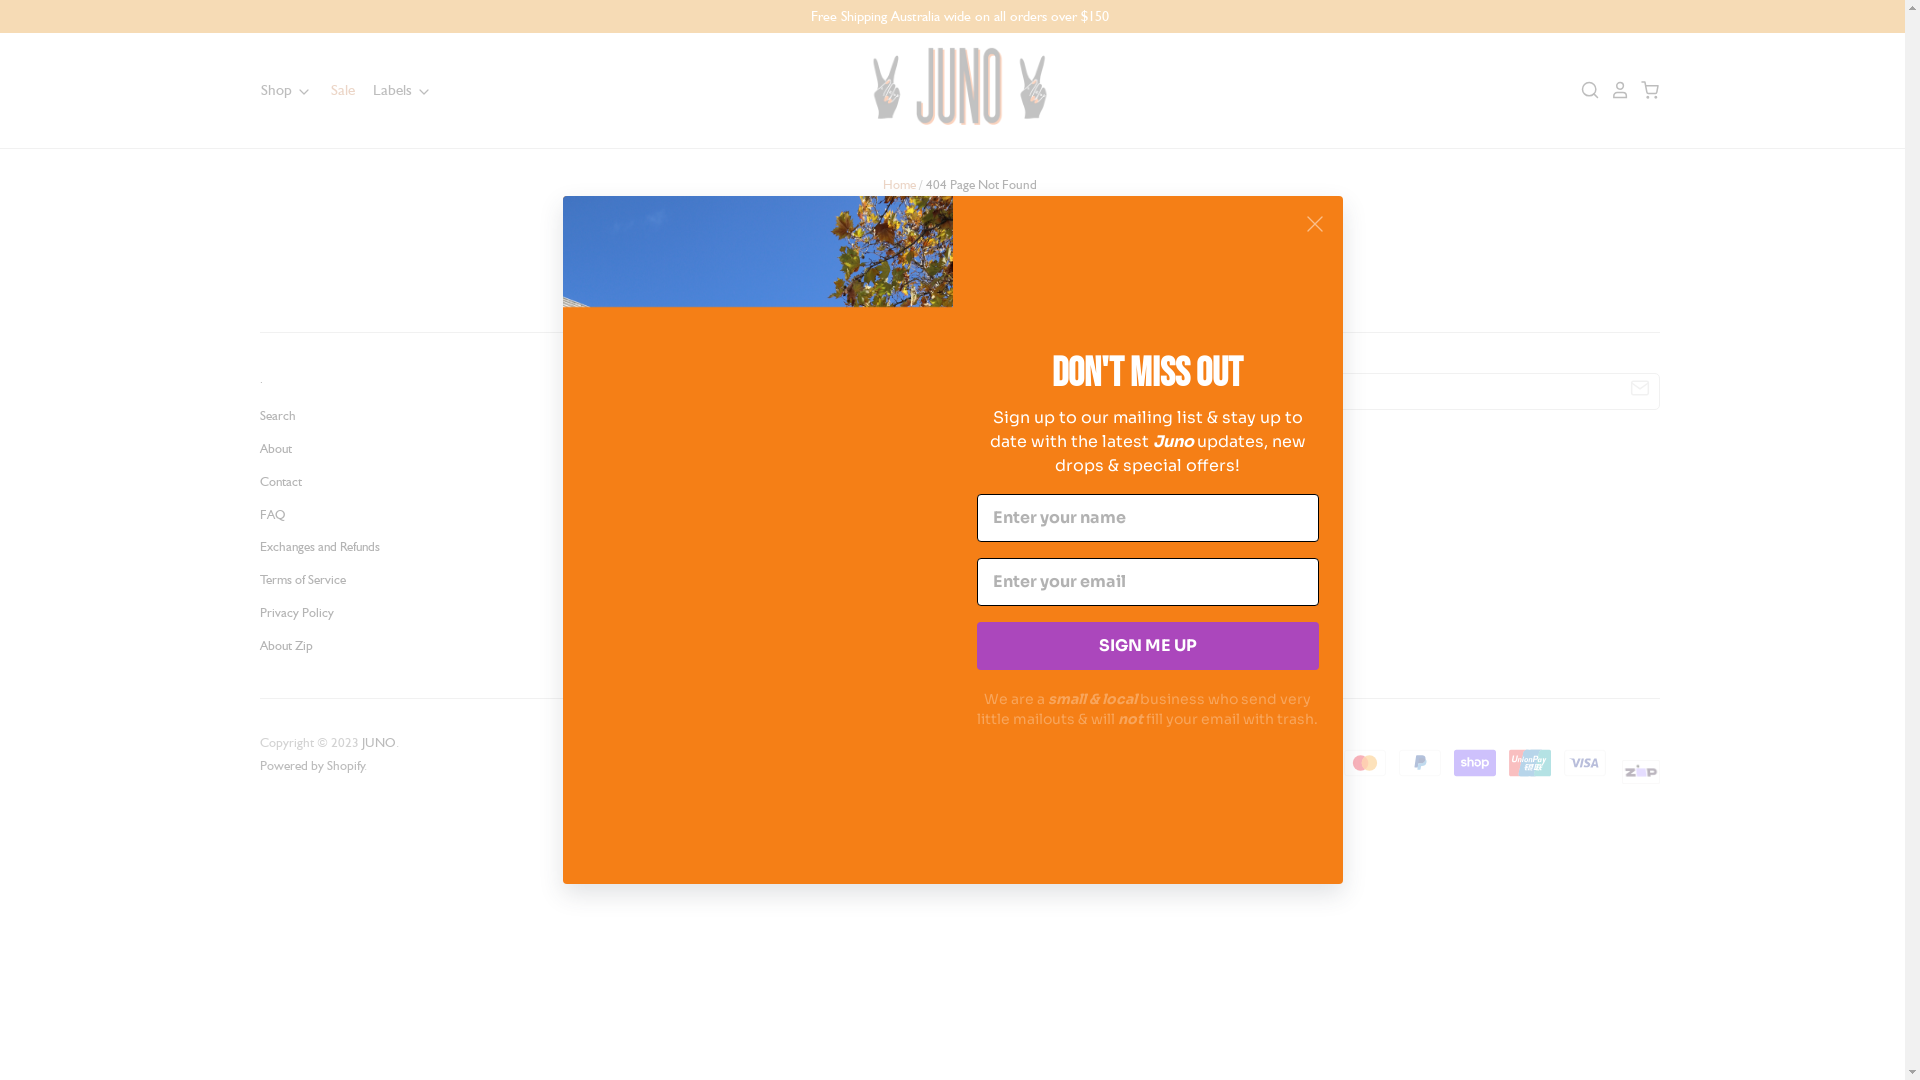 The height and width of the screenshot is (1080, 1920). I want to click on 'hello@junostore.com.au', so click(800, 575).